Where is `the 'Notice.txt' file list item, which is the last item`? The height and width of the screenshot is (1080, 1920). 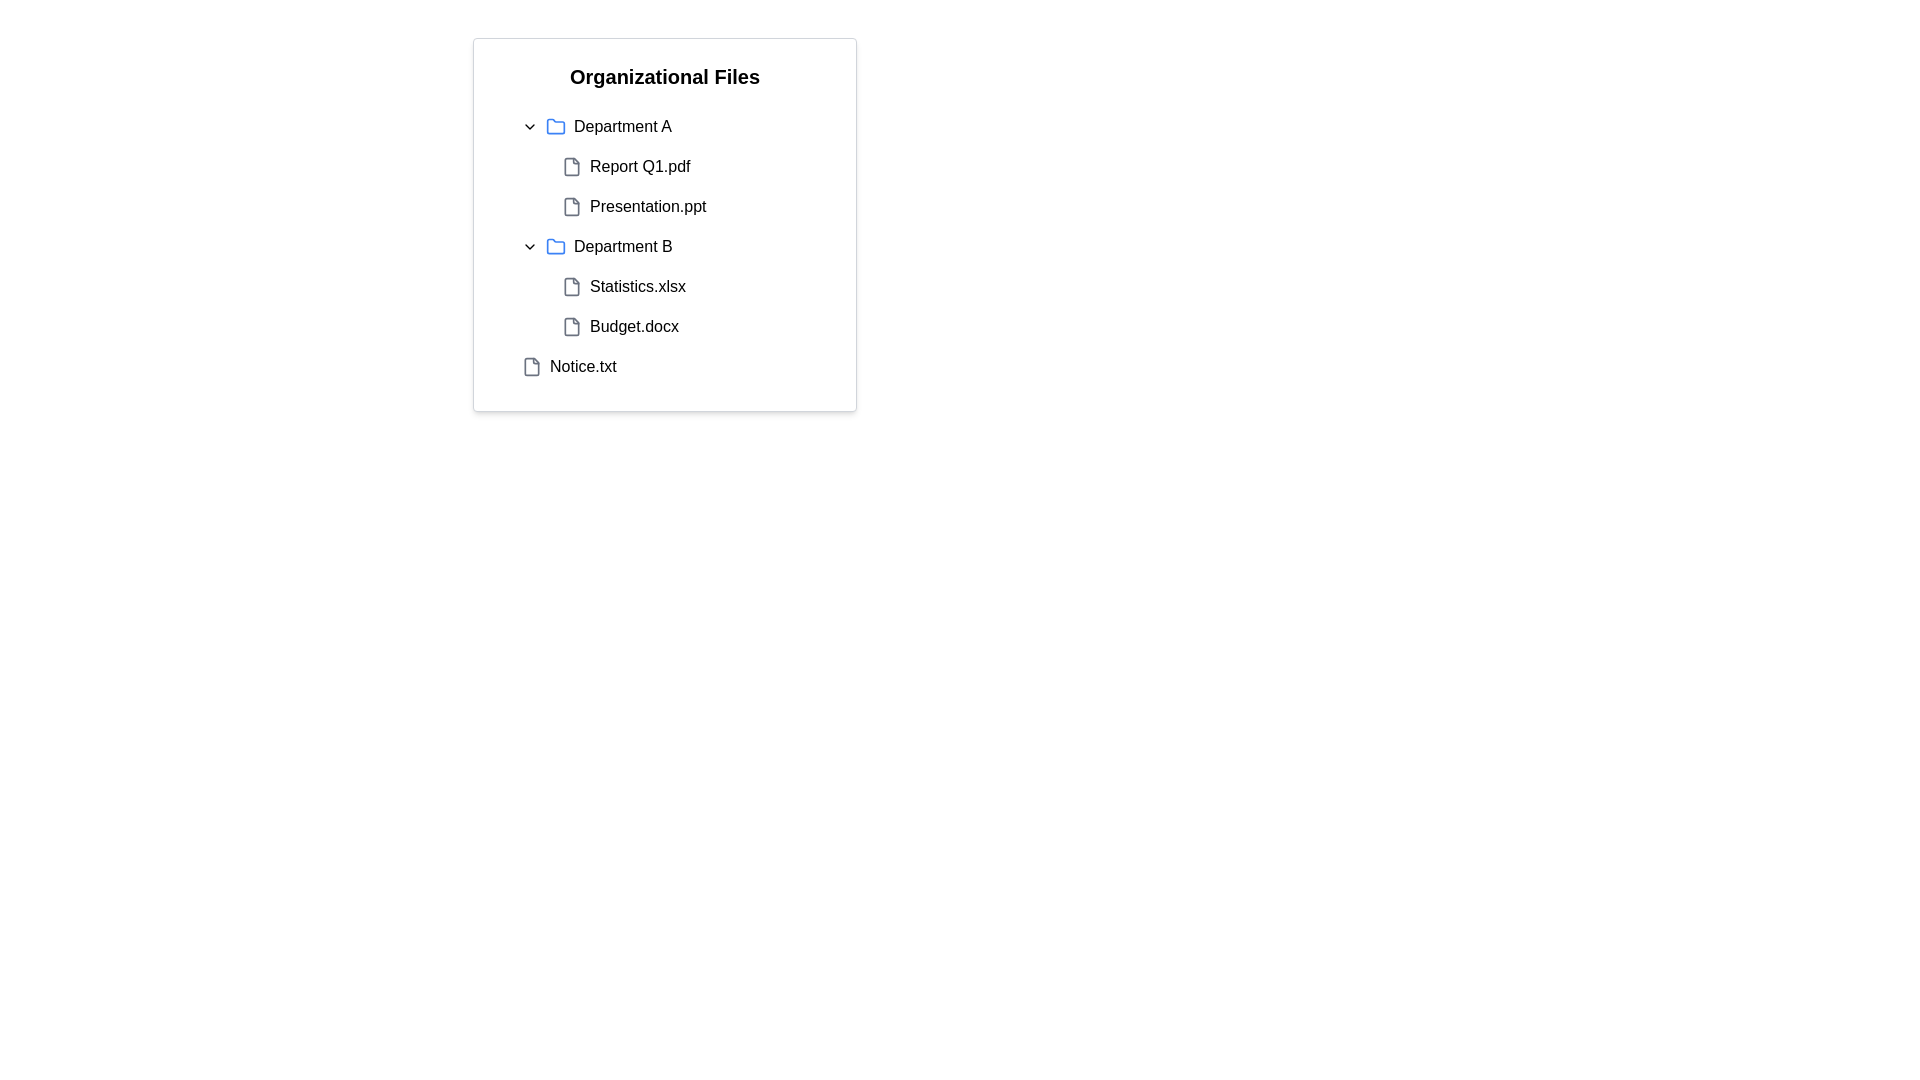 the 'Notice.txt' file list item, which is the last item is located at coordinates (665, 366).